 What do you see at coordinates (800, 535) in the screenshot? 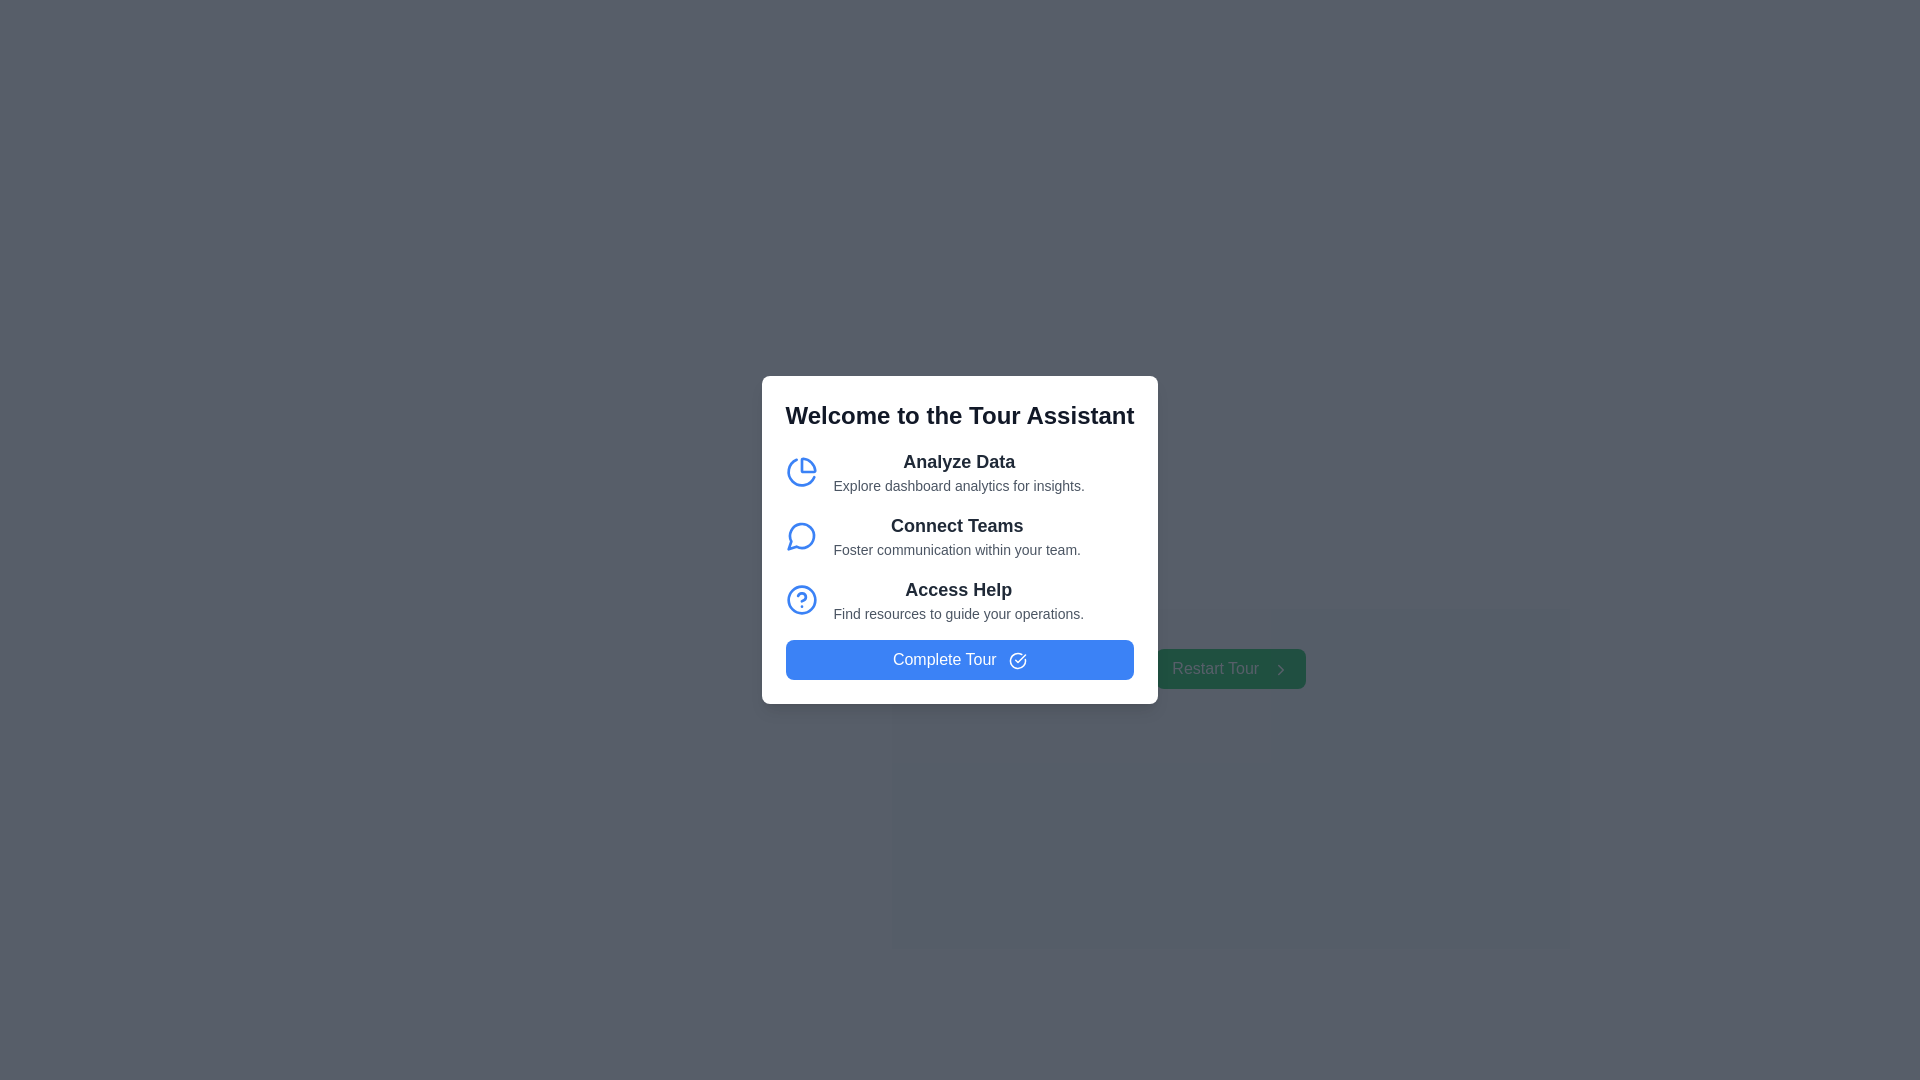
I see `the second icon in the vertical list located to the left of the 'Connect Teams' text within the dialog` at bounding box center [800, 535].